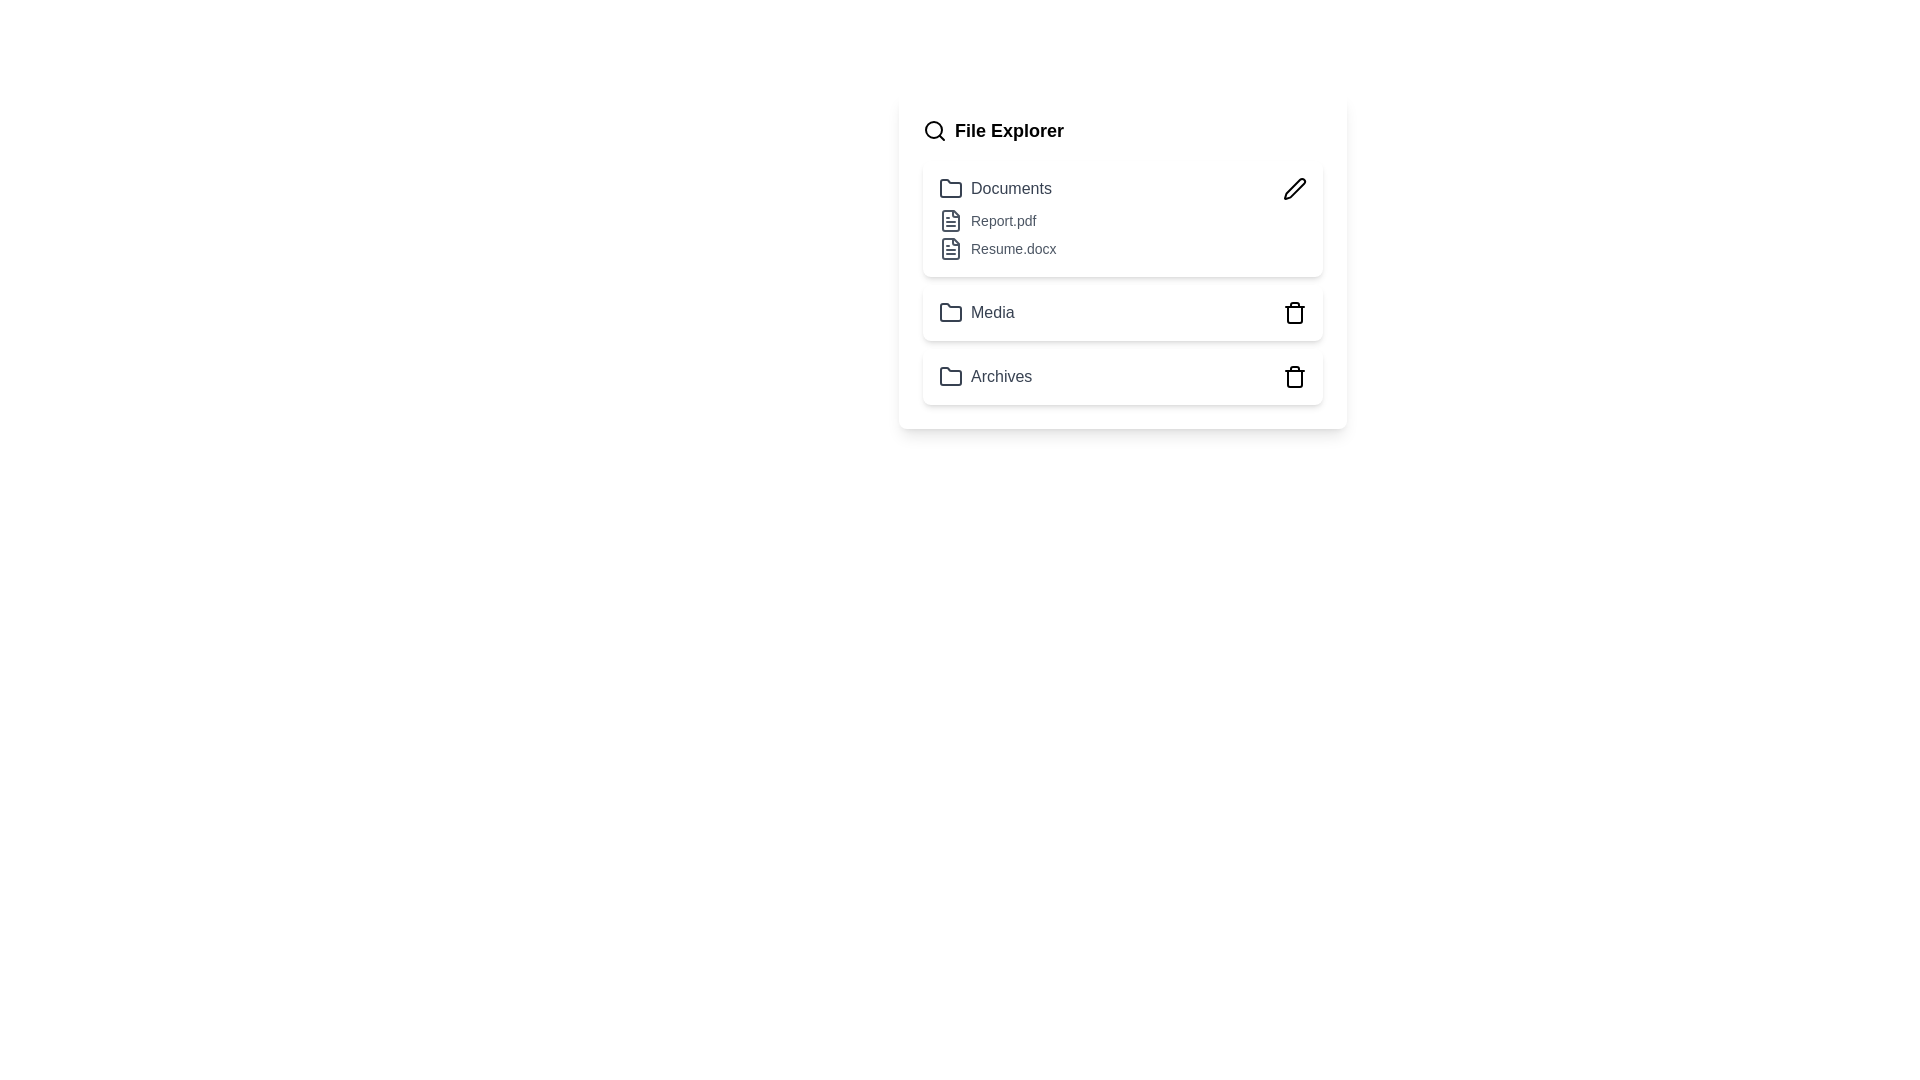  Describe the element at coordinates (1123, 312) in the screenshot. I see `the 'Media' folder interactive list item` at that location.